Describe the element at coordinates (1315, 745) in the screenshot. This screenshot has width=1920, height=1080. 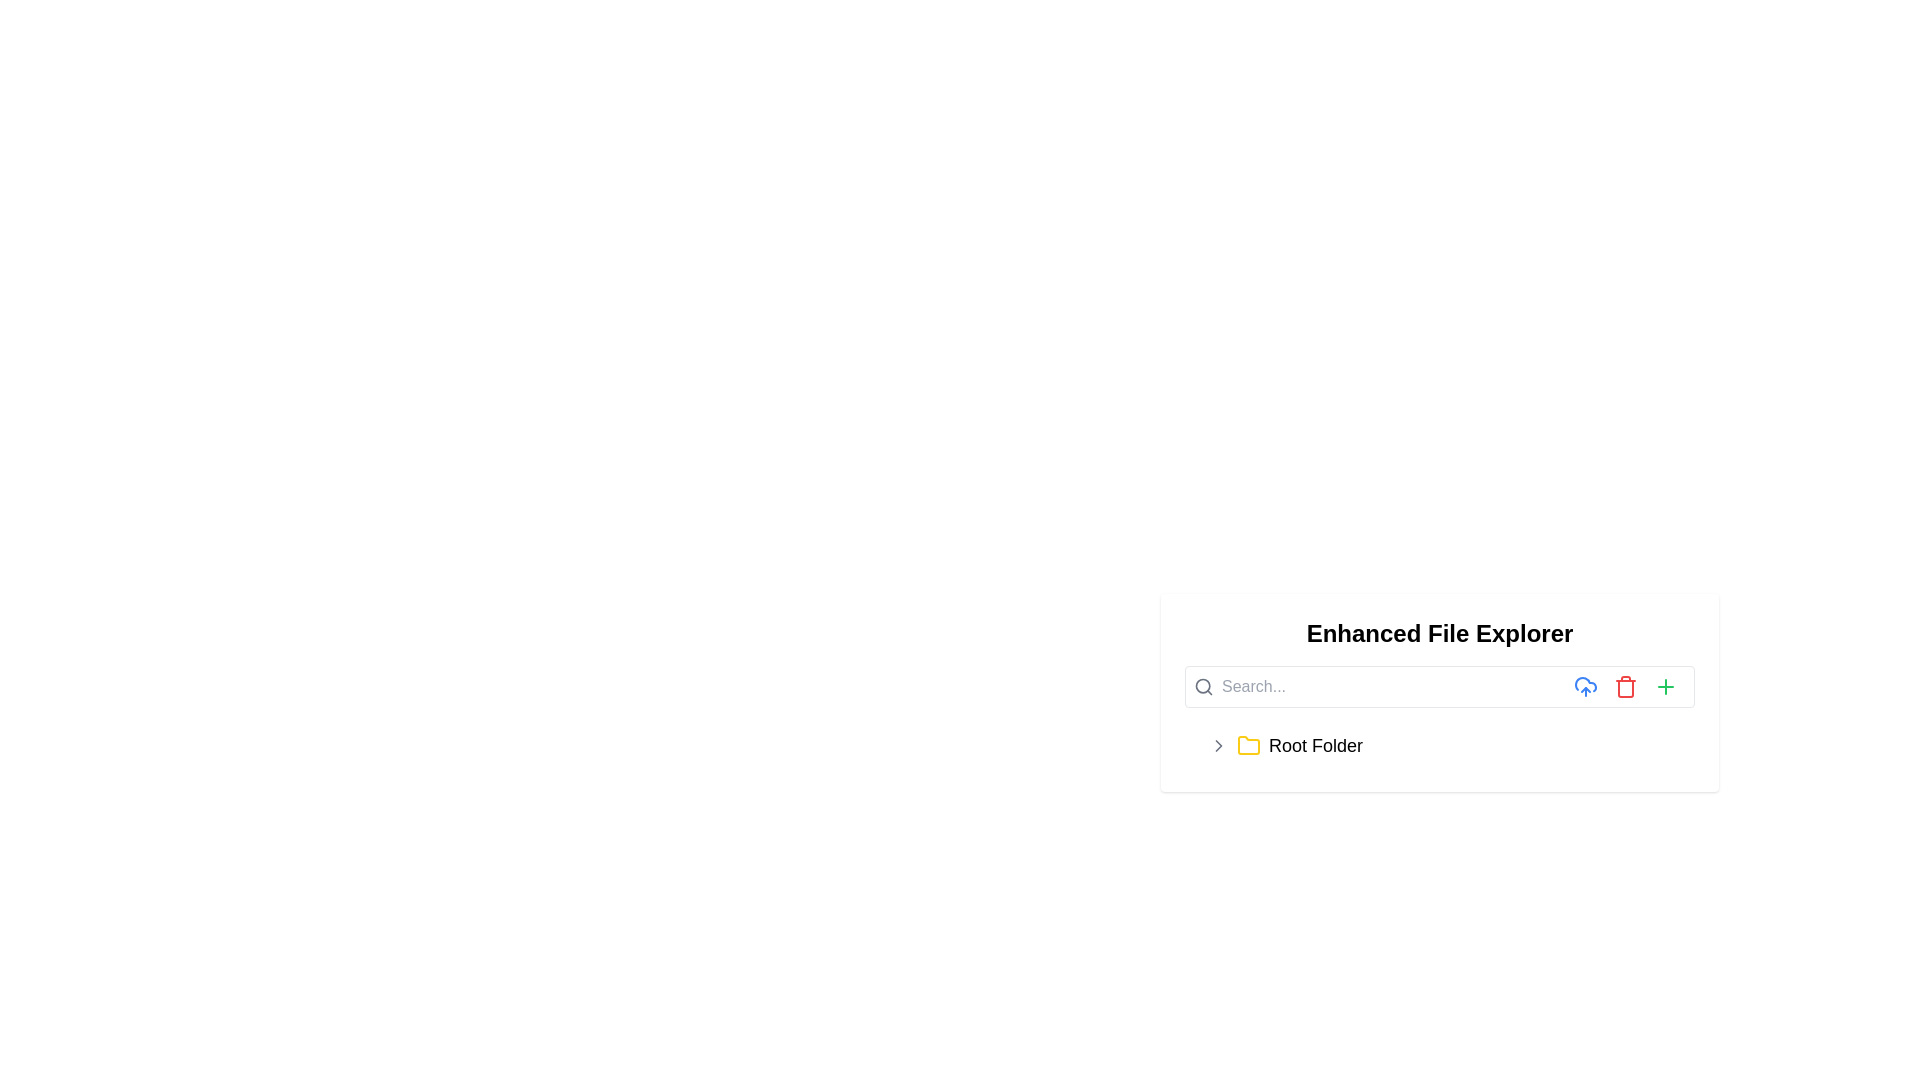
I see `the 'Root Folder' text label which is displayed in a medium-sized, bold font and positioned below the search bar, to the right of the yellow folder icon` at that location.